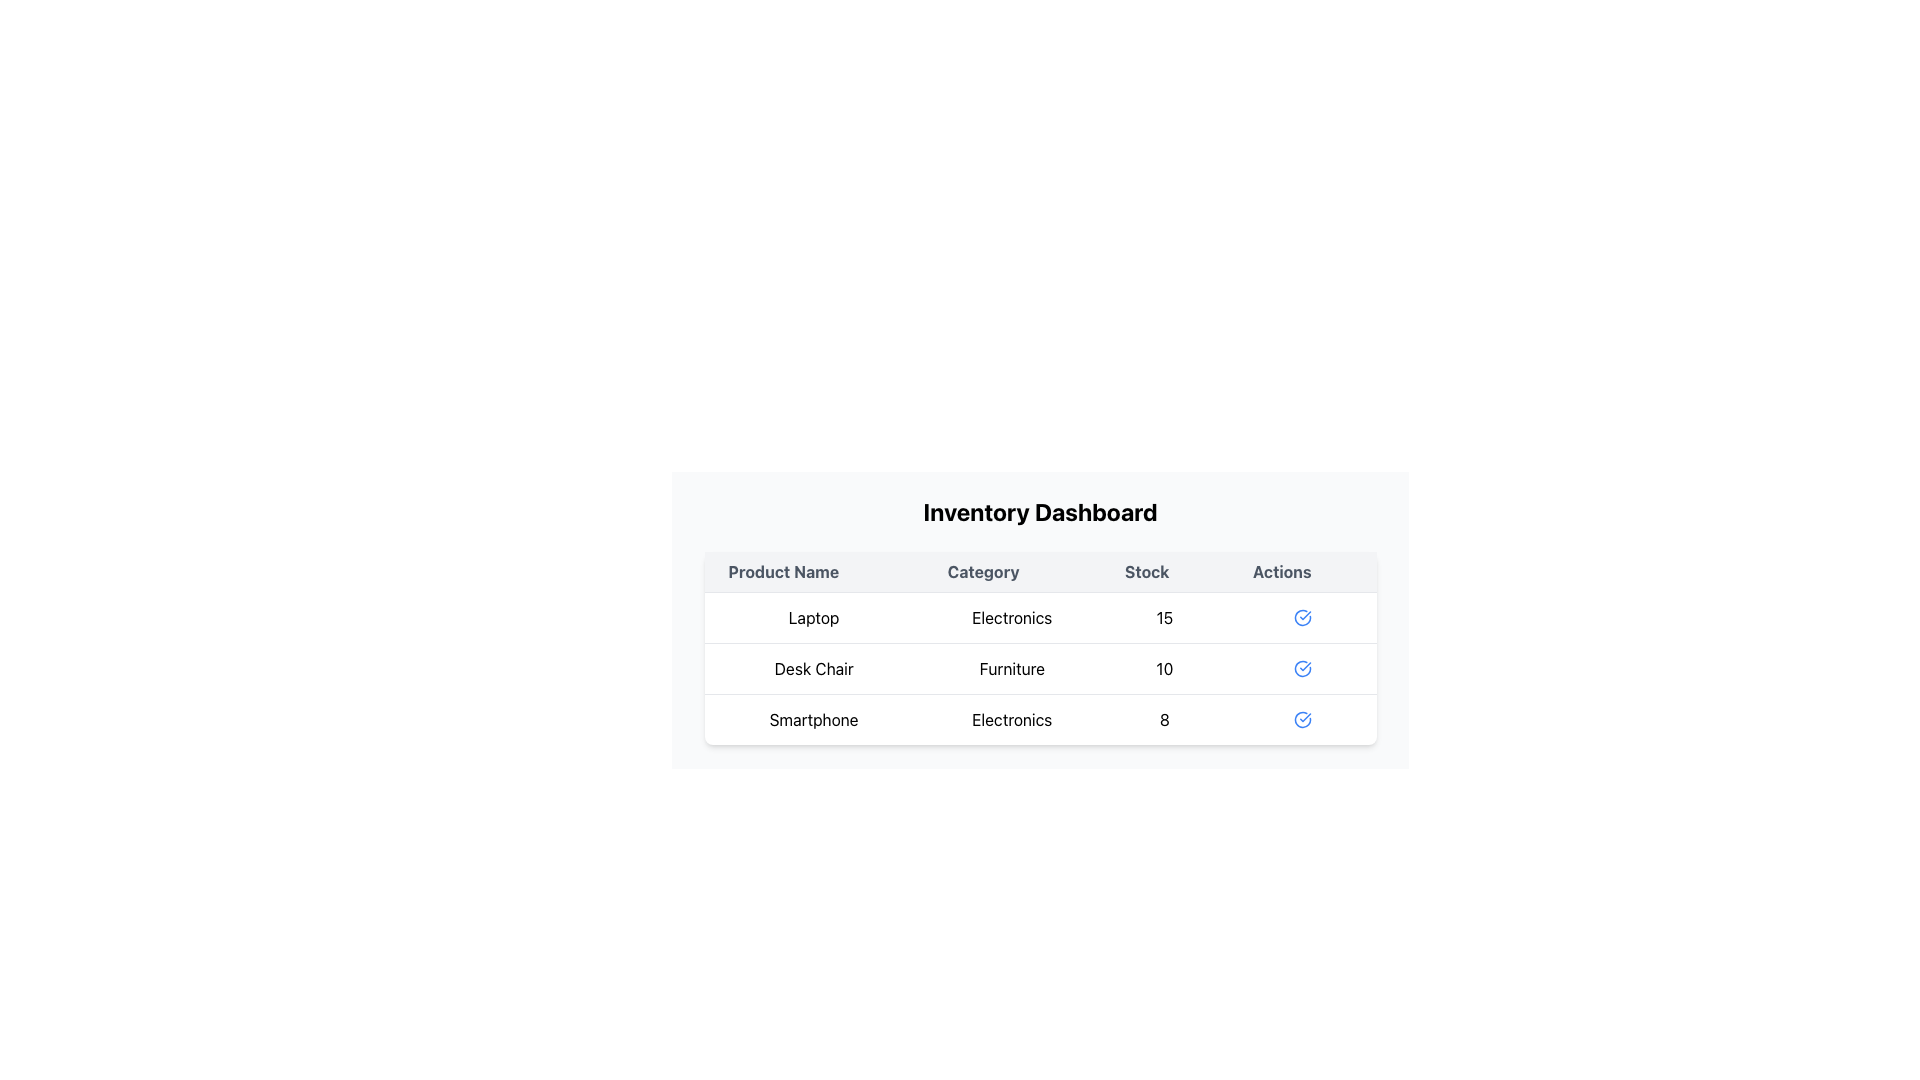 The height and width of the screenshot is (1080, 1920). I want to click on the static text element displaying the number '15' in the 'Stock' column of the first row of the table, so click(1164, 616).